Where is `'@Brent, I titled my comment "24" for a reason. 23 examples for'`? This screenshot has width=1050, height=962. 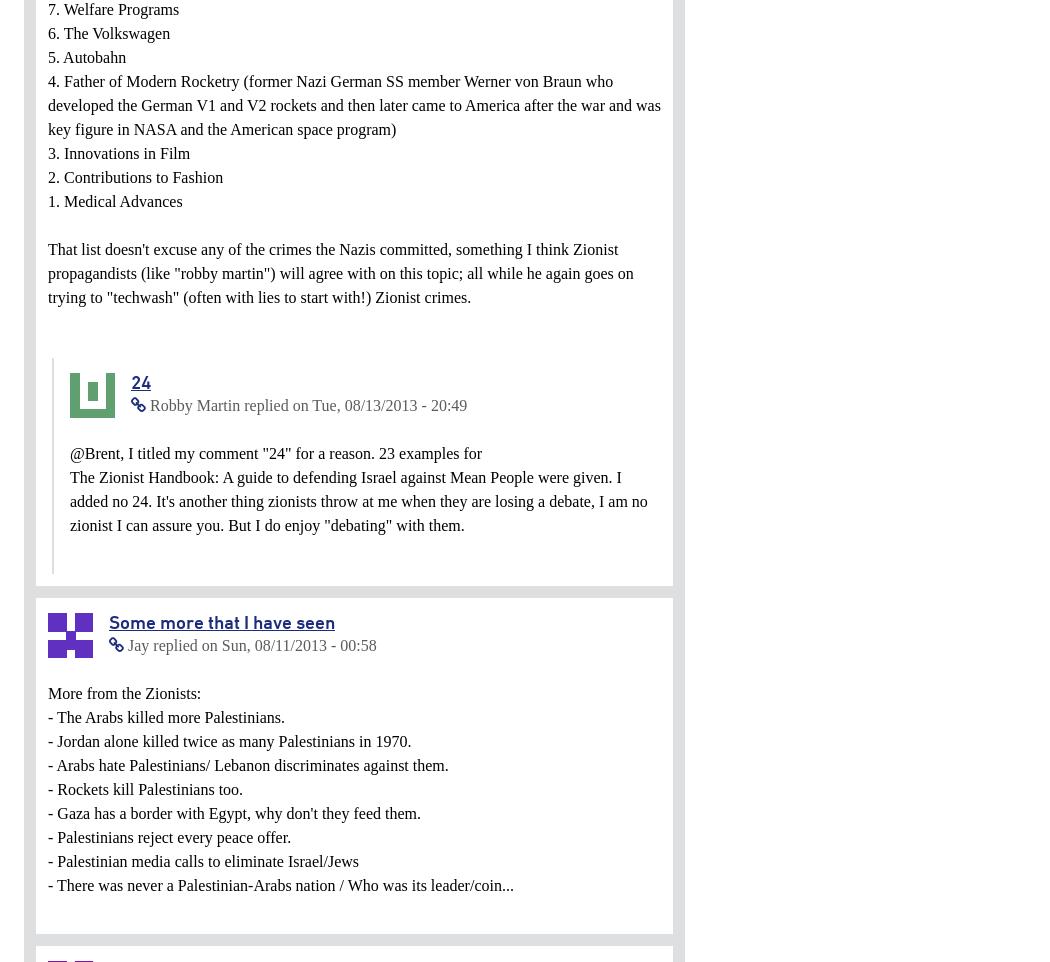 '@Brent, I titled my comment "24" for a reason. 23 examples for' is located at coordinates (275, 453).